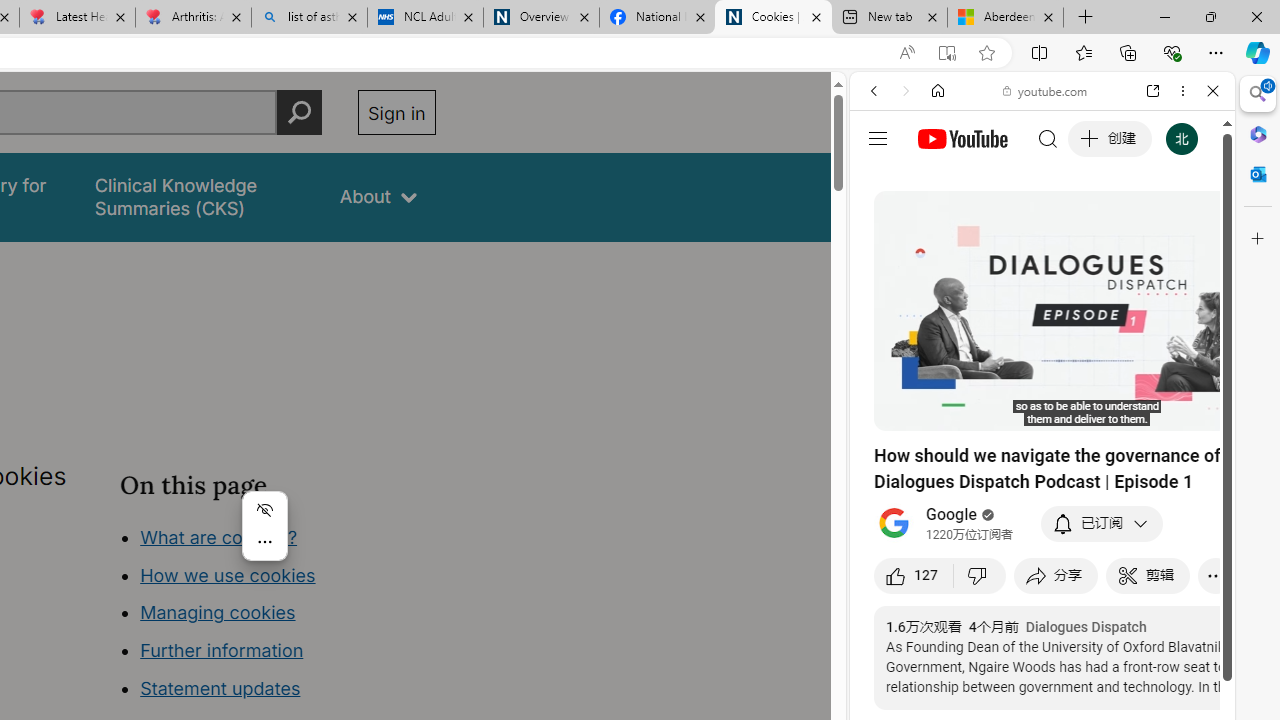 The width and height of the screenshot is (1280, 720). Describe the element at coordinates (1085, 626) in the screenshot. I see `'Dialogues Dispatch'` at that location.